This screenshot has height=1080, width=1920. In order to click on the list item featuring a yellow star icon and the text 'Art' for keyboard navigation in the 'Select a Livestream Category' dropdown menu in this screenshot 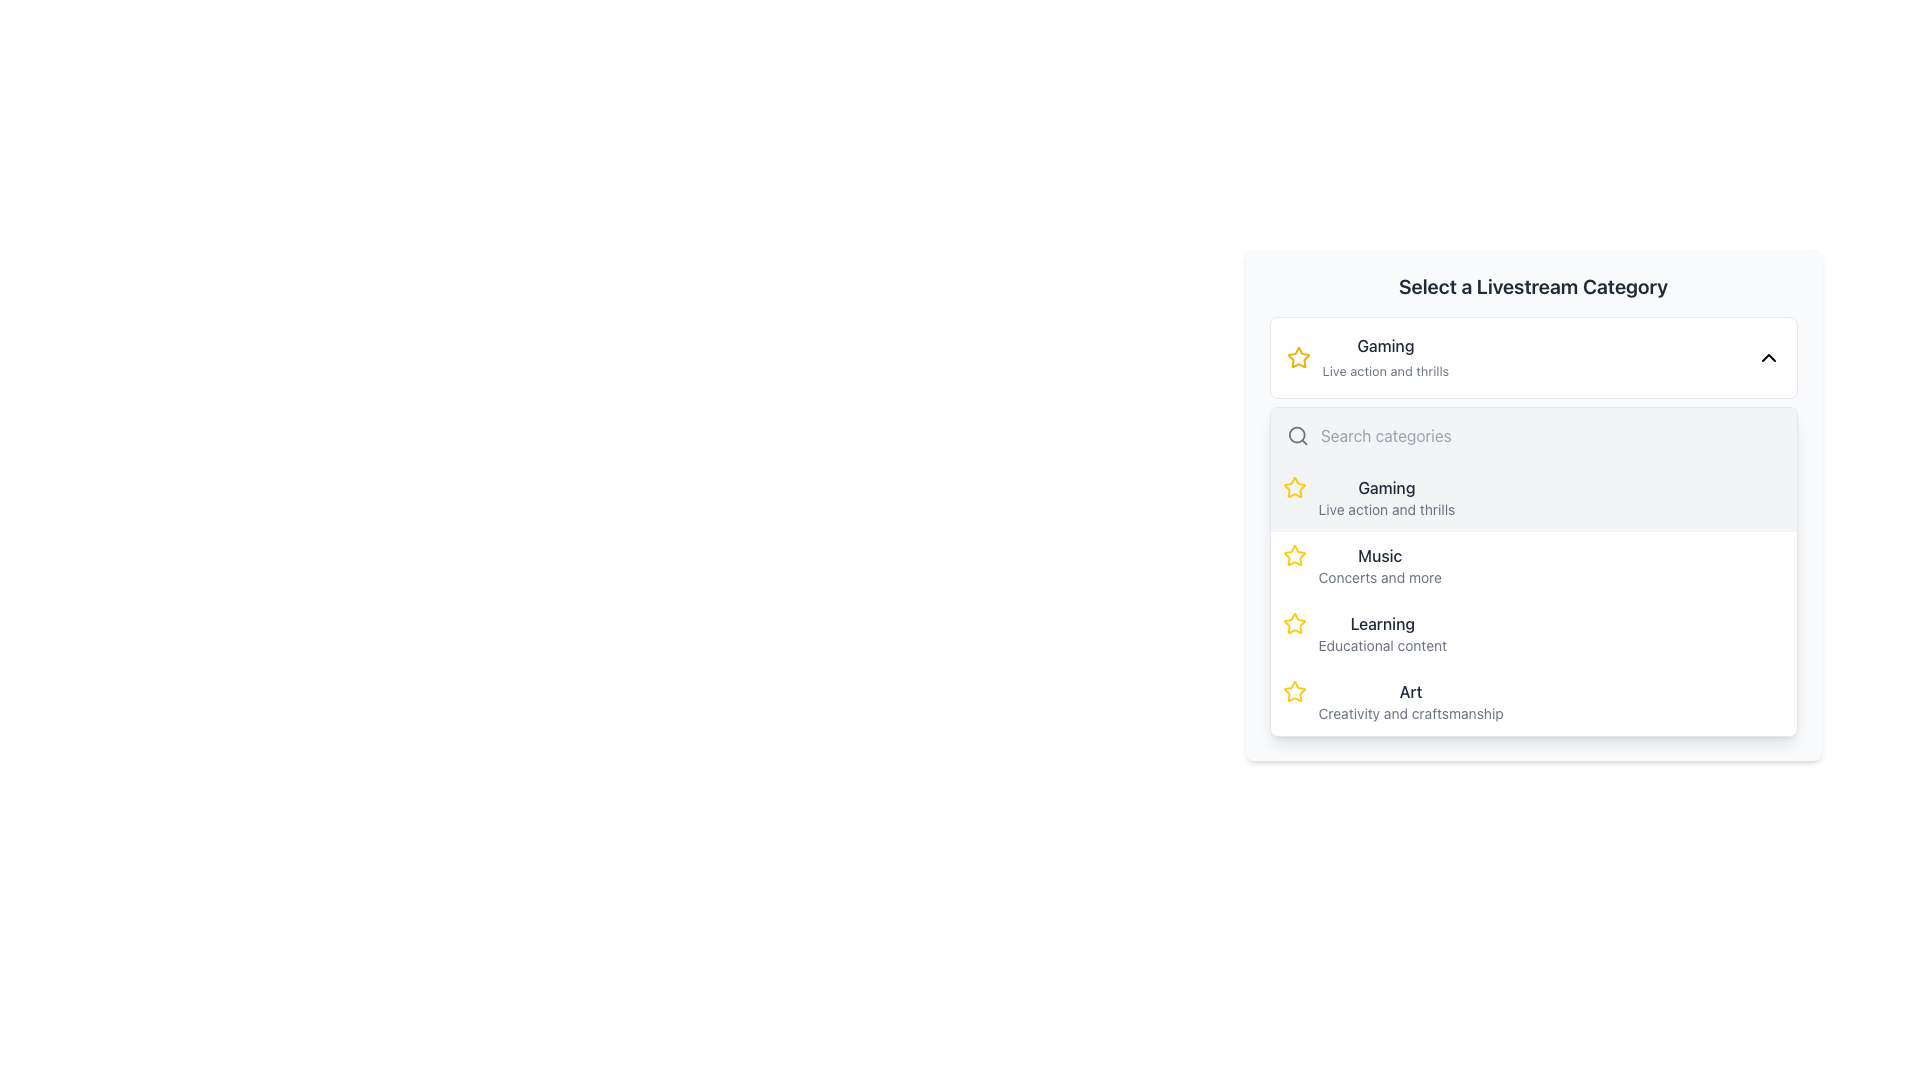, I will do `click(1532, 701)`.